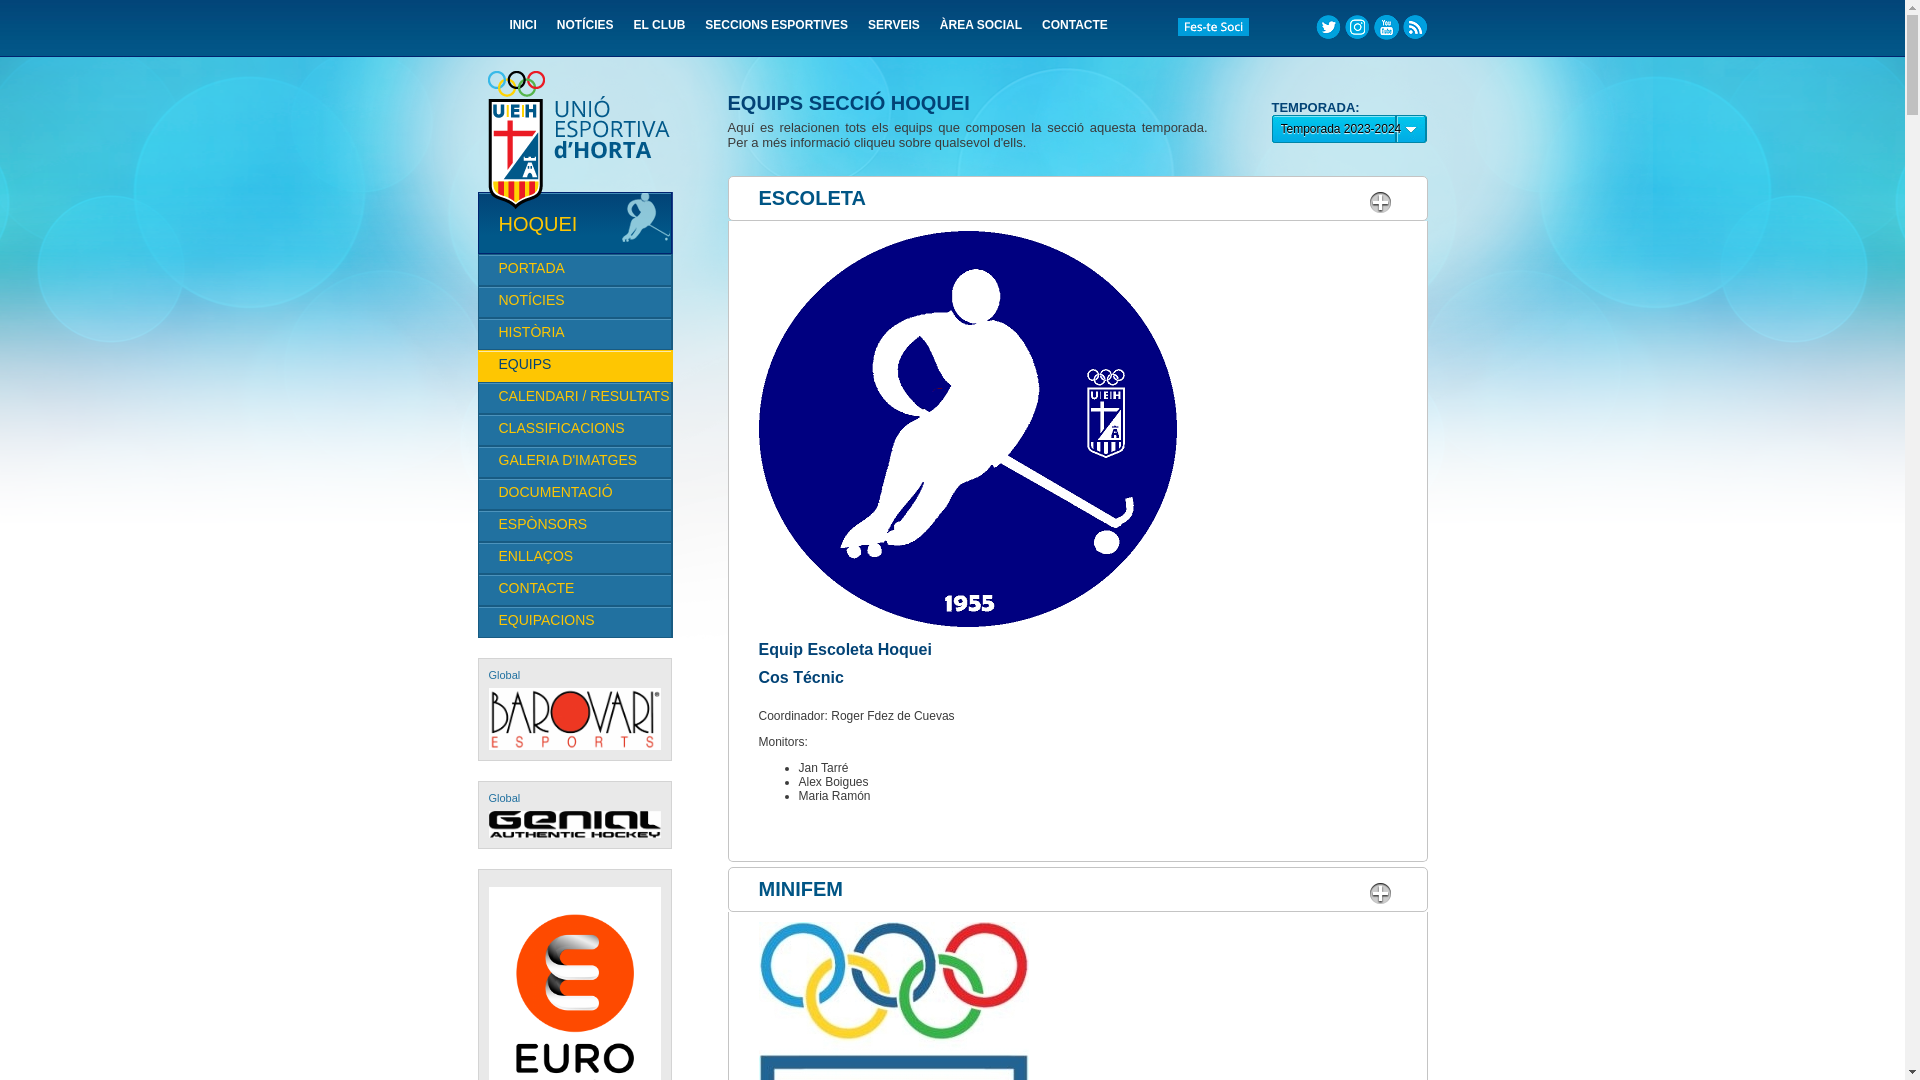 The width and height of the screenshot is (1920, 1080). What do you see at coordinates (523, 31) in the screenshot?
I see `'INICI'` at bounding box center [523, 31].